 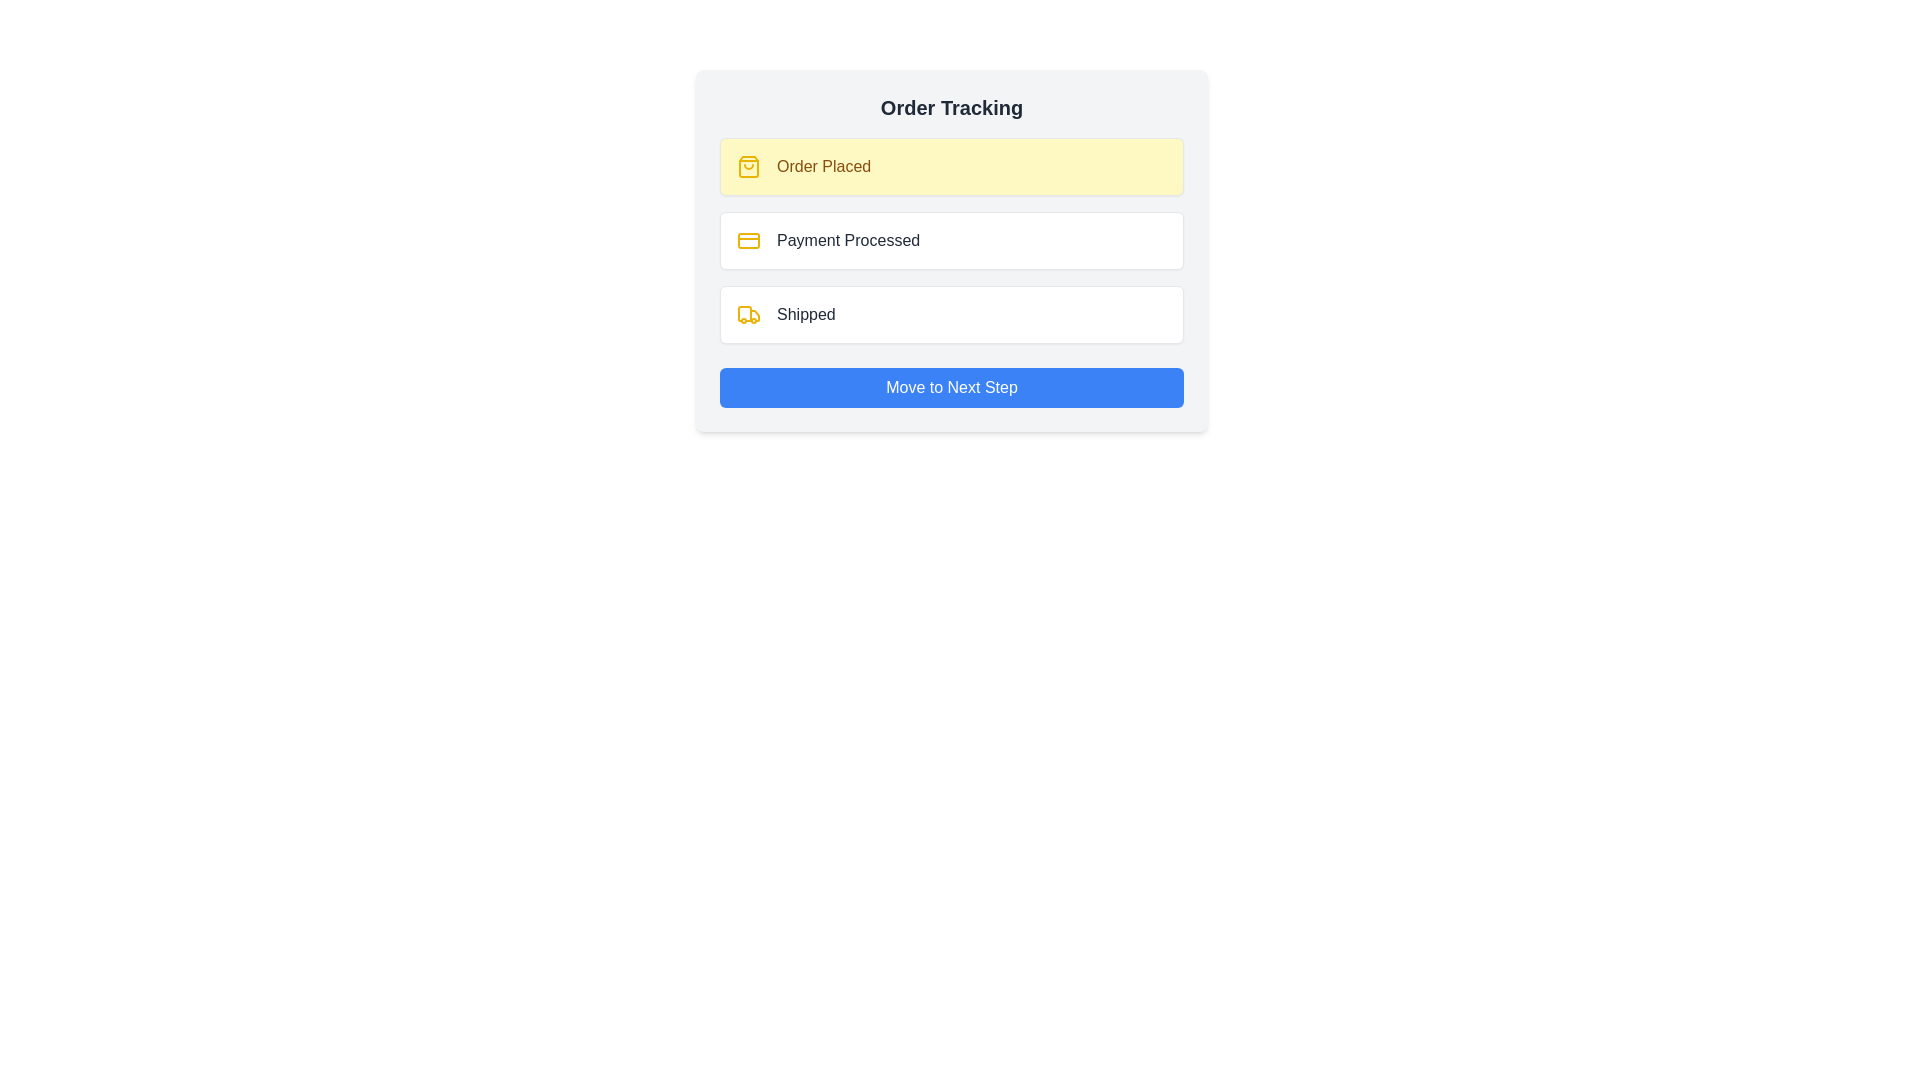 I want to click on the graphical representation of the primary rectangle within the credit card icon, which is located adjacent to the 'Payment Processed' label, so click(x=747, y=239).